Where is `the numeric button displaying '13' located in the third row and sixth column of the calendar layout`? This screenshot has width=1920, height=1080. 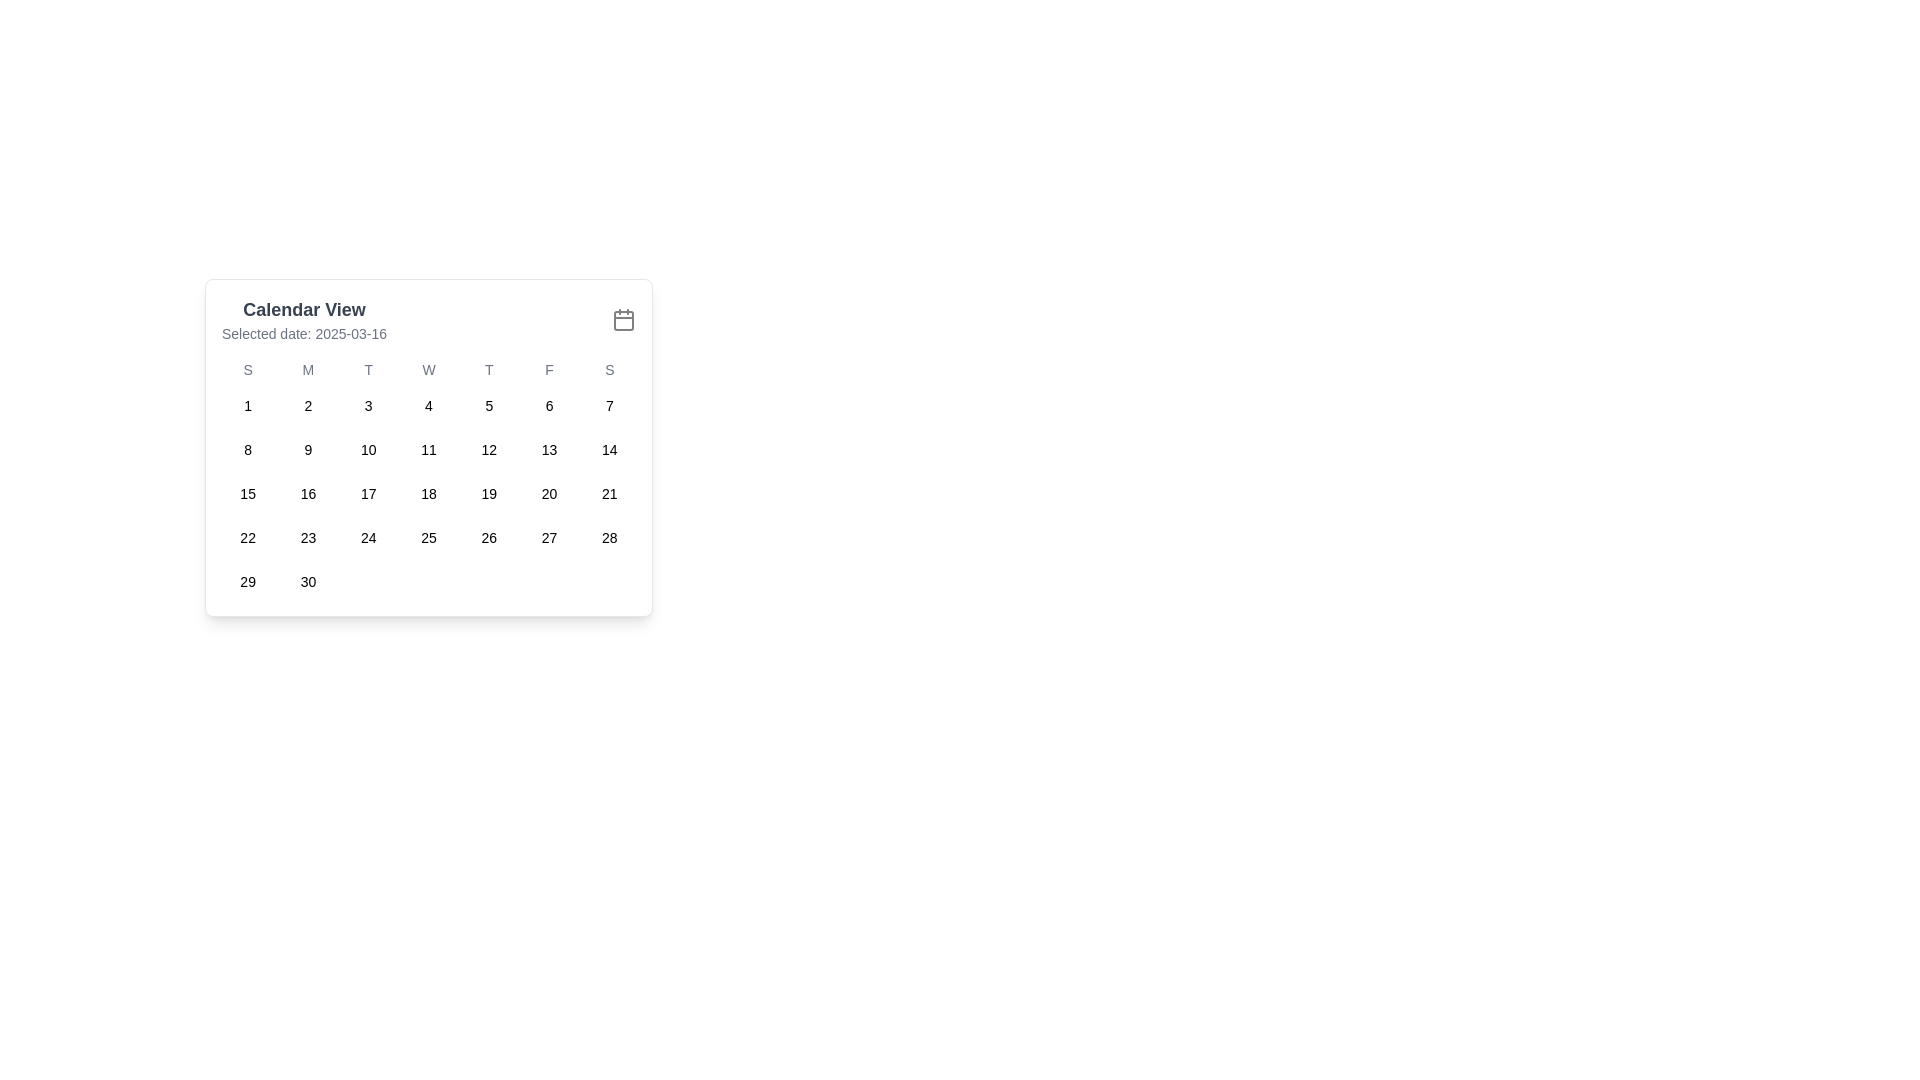 the numeric button displaying '13' located in the third row and sixth column of the calendar layout is located at coordinates (549, 450).